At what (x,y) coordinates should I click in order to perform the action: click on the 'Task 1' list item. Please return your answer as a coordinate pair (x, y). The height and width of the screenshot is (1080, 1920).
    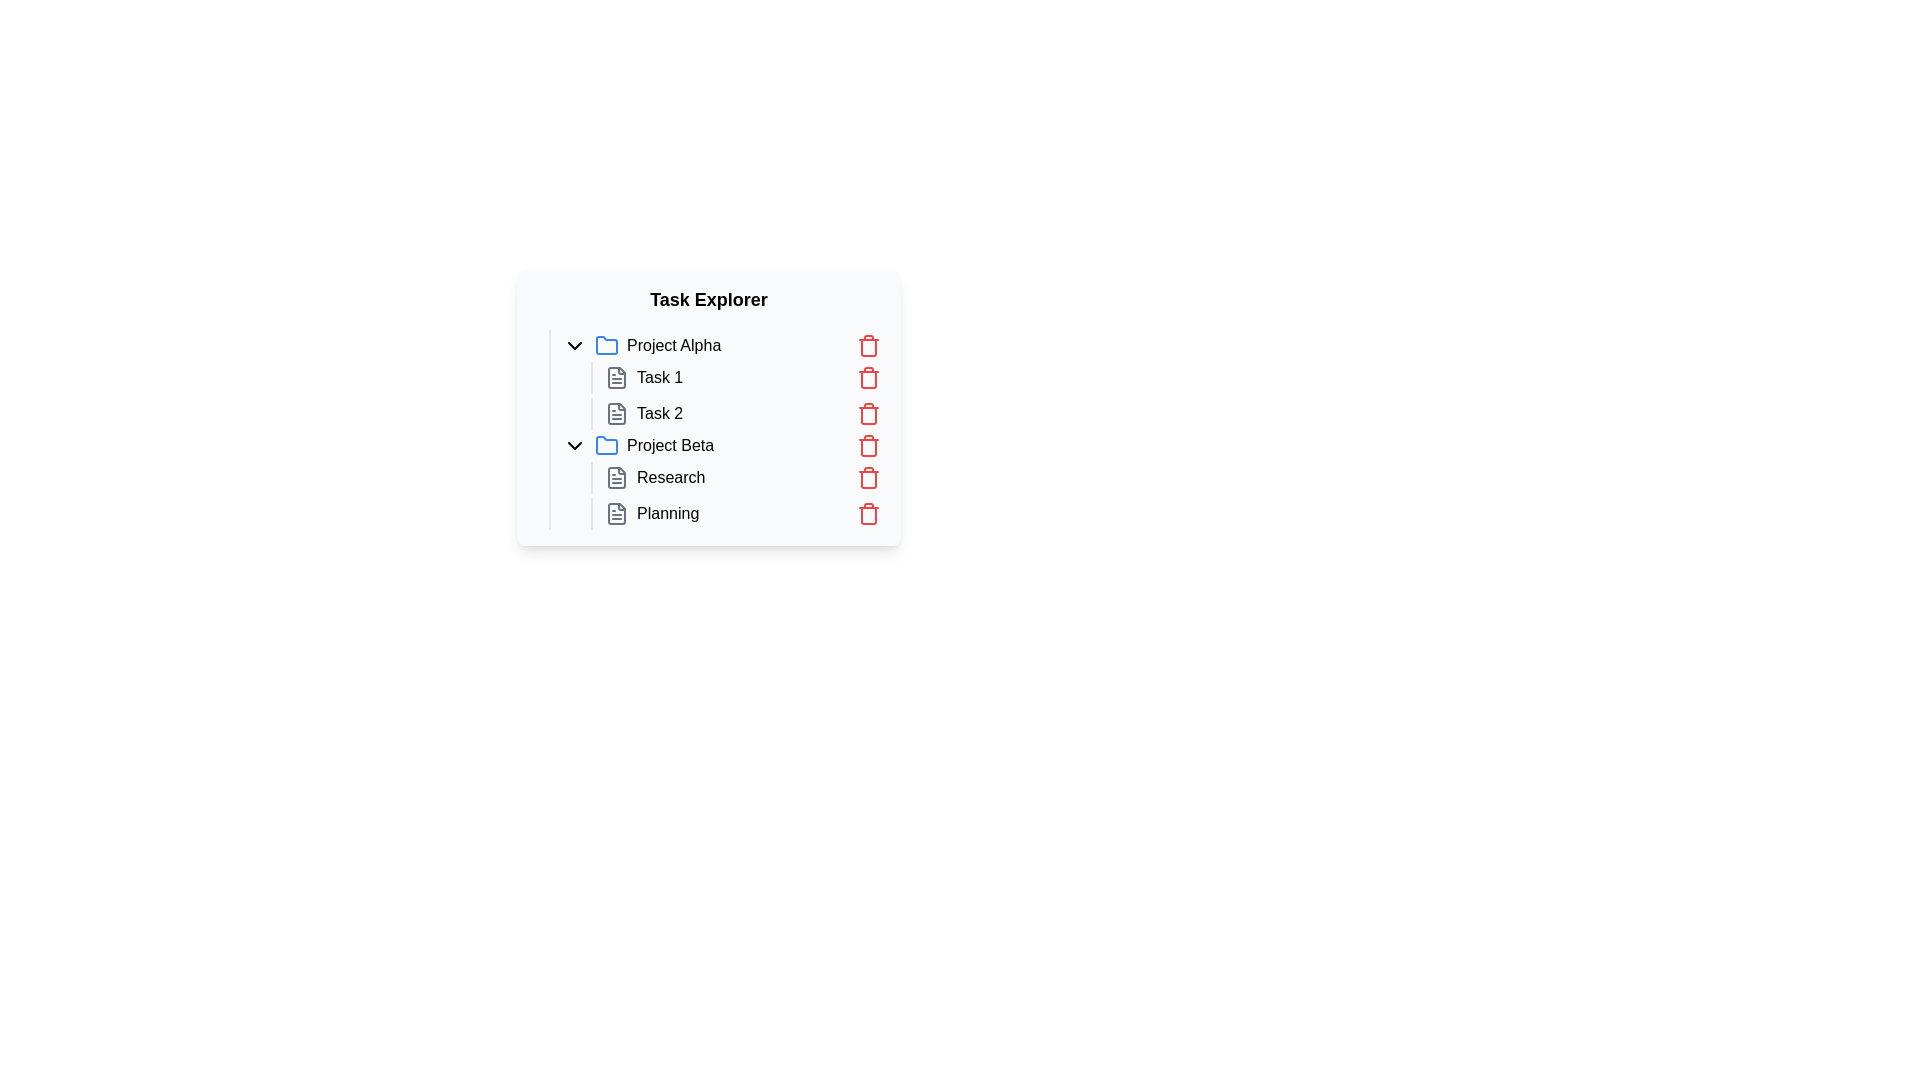
    Looking at the image, I should click on (742, 378).